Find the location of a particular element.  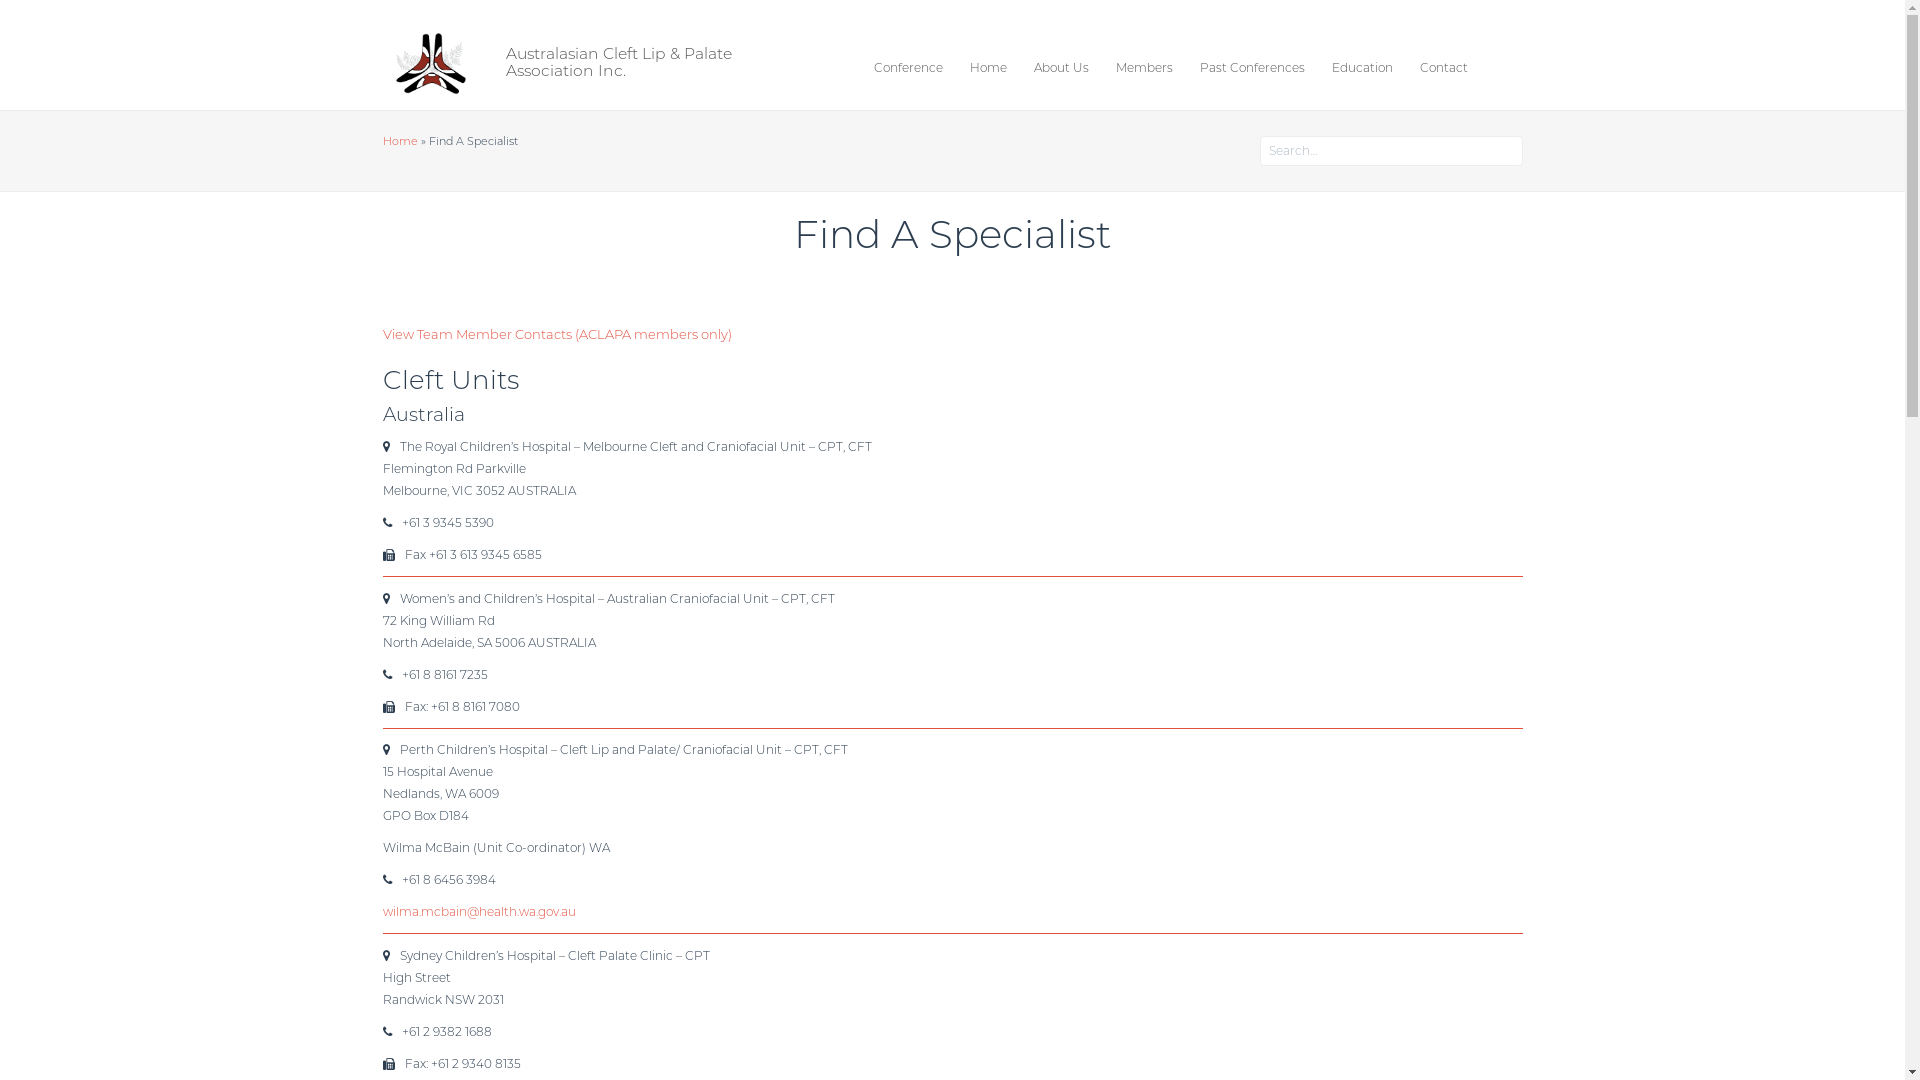

'Home' is located at coordinates (399, 140).